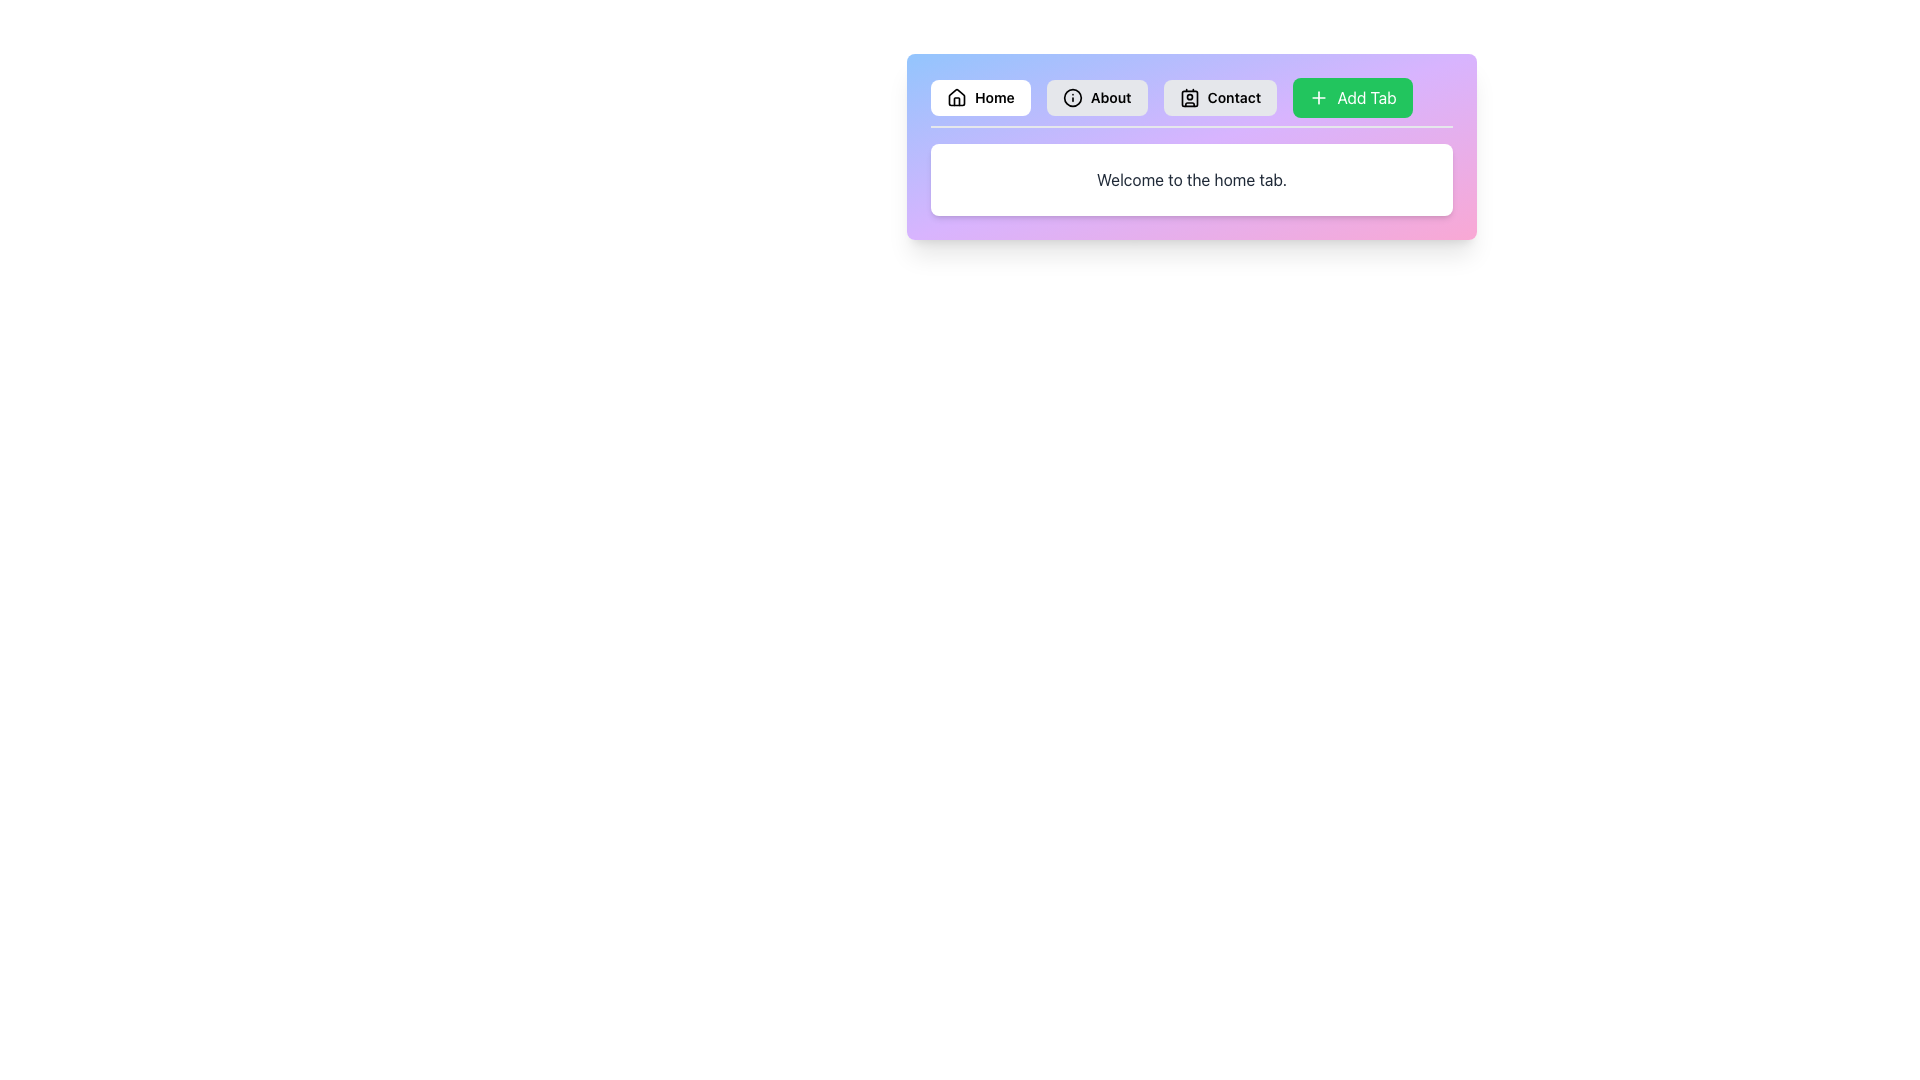 The height and width of the screenshot is (1080, 1920). Describe the element at coordinates (1233, 97) in the screenshot. I see `the 'Contact' text label in the horizontal navigation menu` at that location.